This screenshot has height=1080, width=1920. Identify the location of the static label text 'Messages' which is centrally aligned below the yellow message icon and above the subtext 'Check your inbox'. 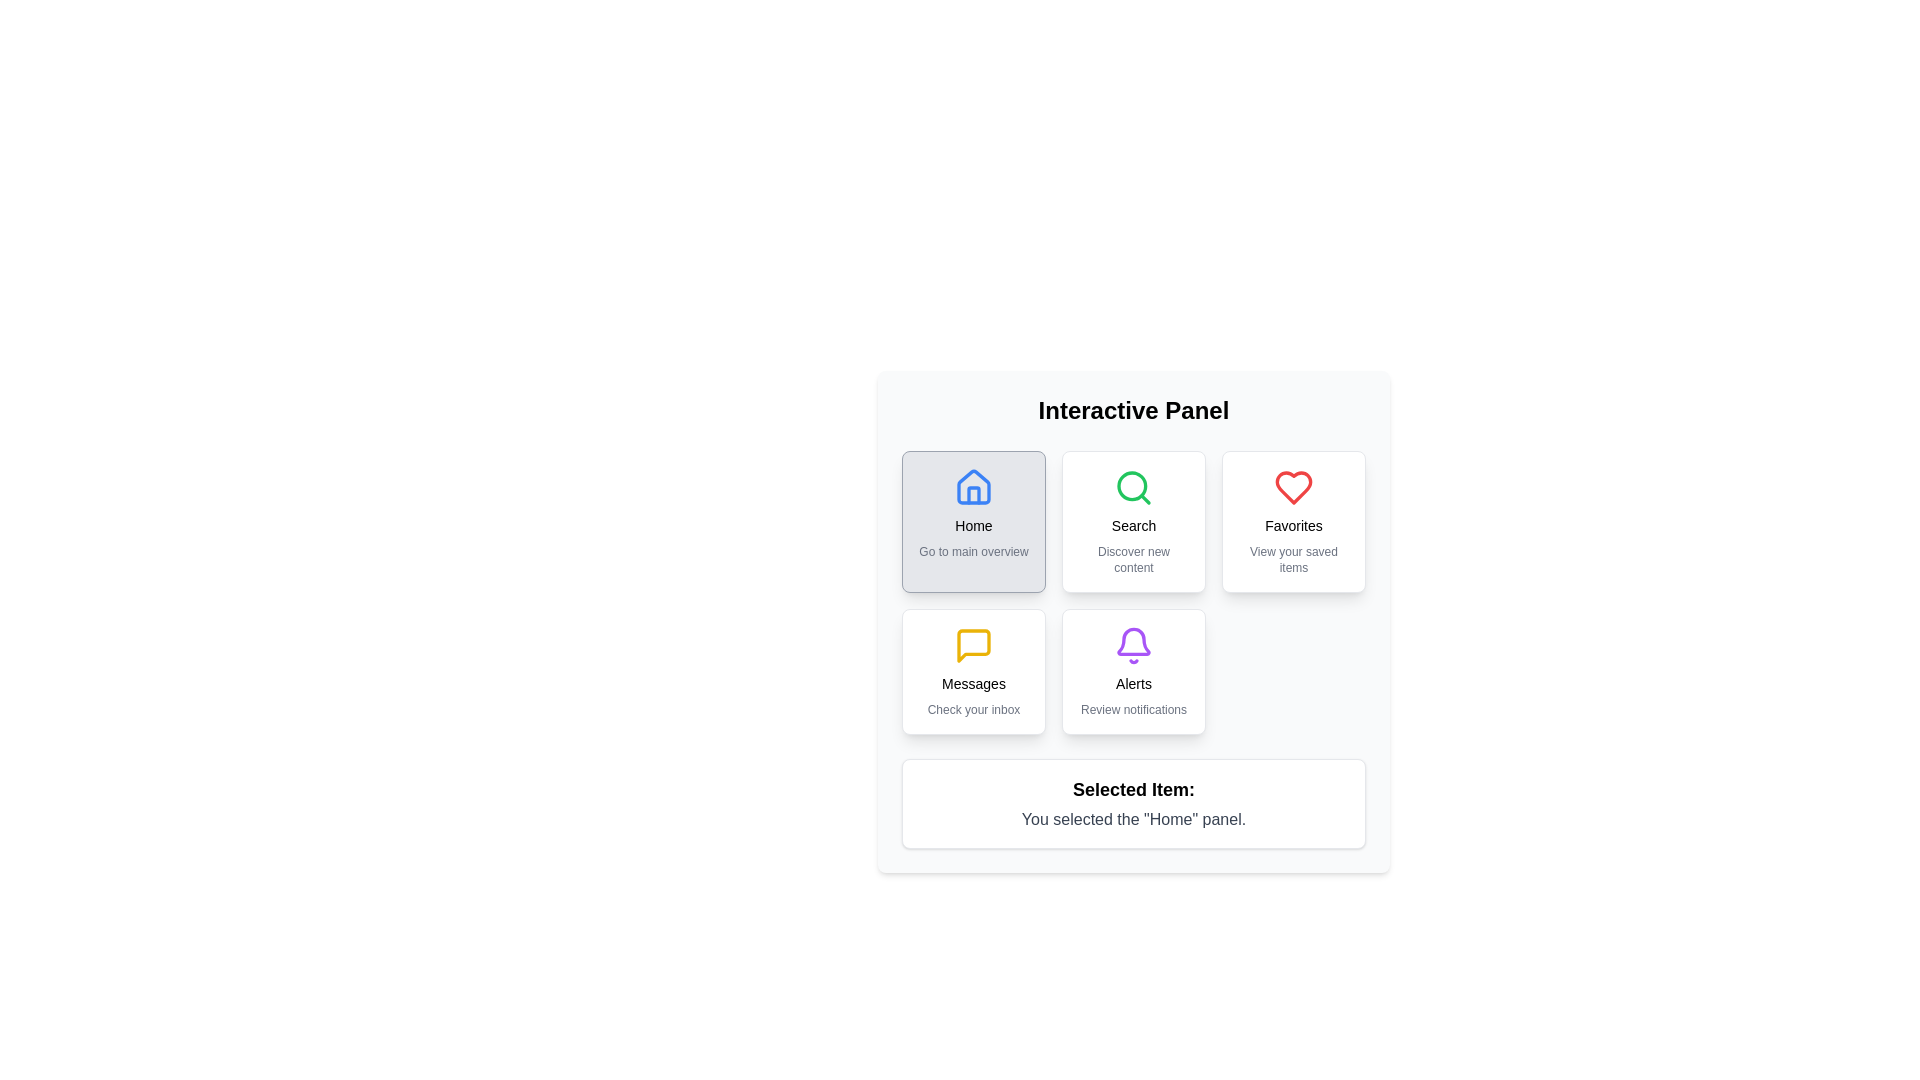
(974, 682).